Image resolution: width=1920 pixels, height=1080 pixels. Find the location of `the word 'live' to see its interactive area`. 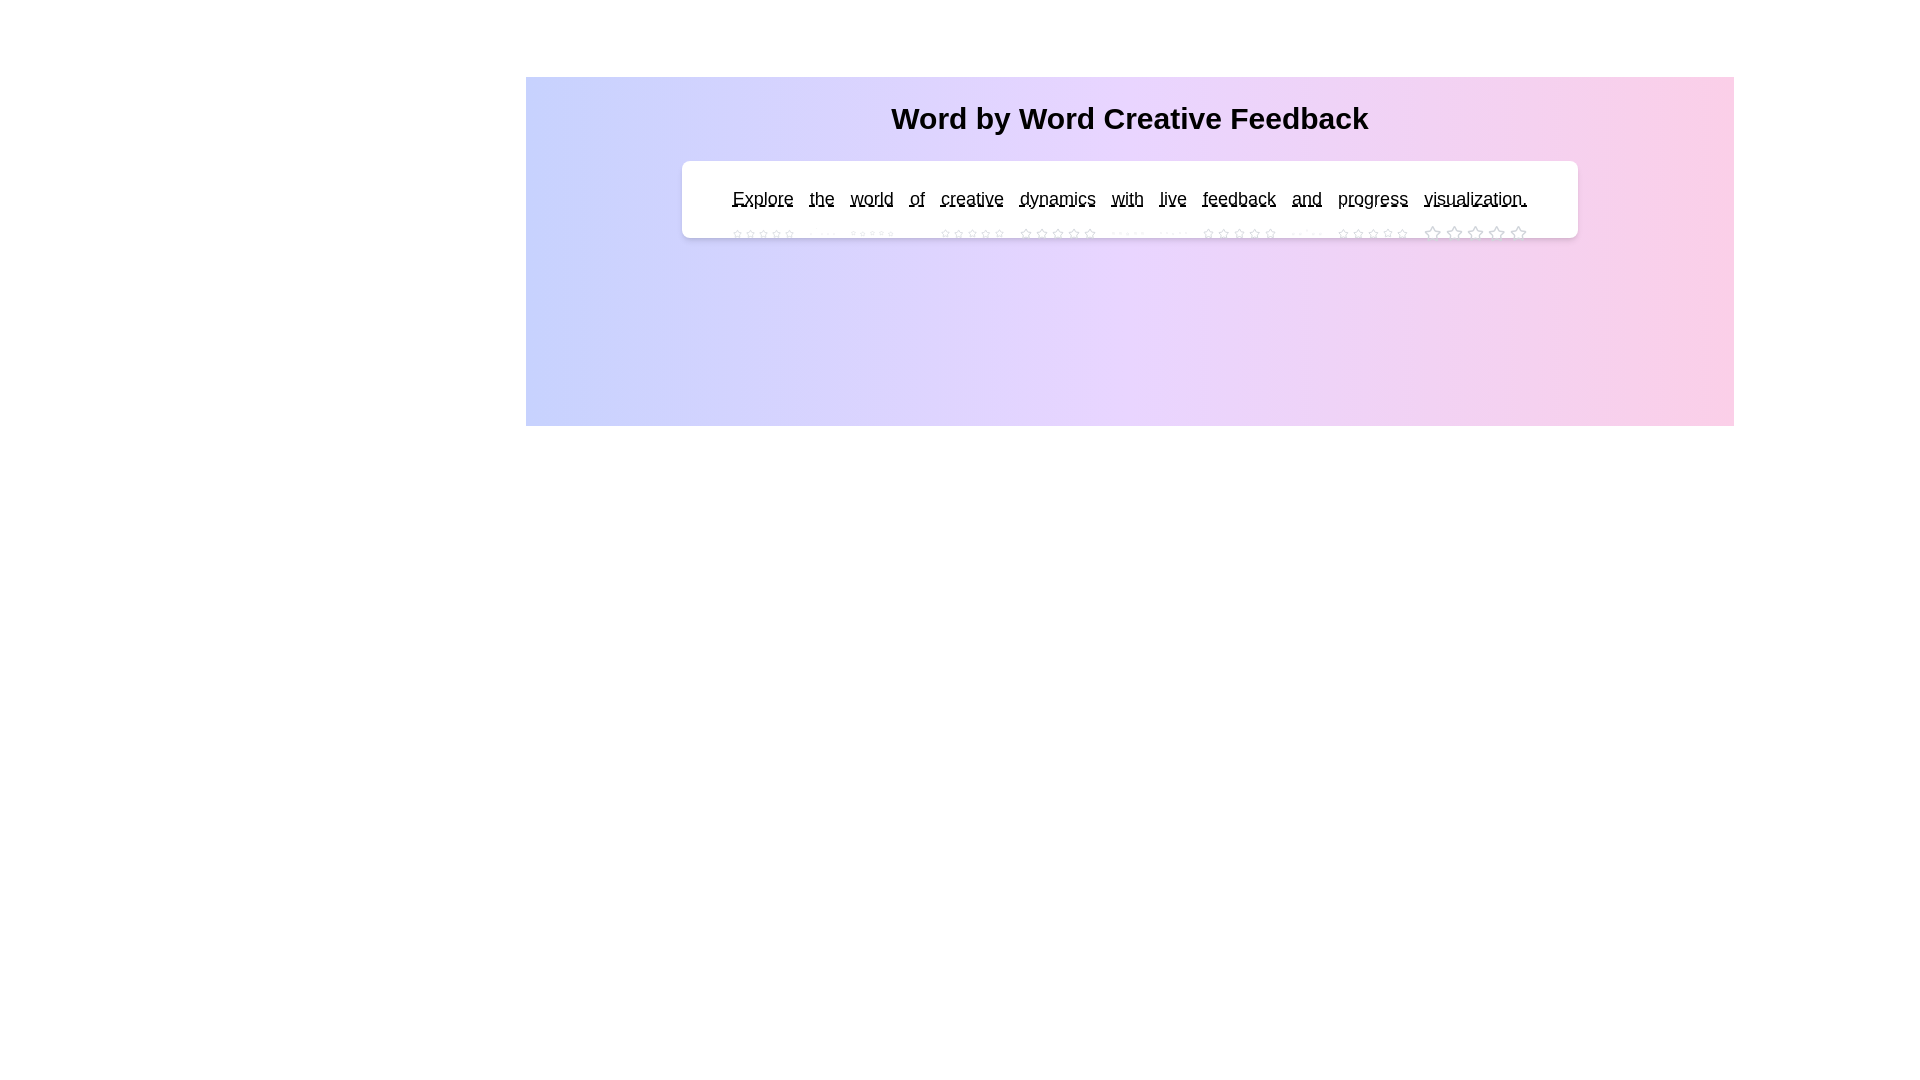

the word 'live' to see its interactive area is located at coordinates (1173, 199).